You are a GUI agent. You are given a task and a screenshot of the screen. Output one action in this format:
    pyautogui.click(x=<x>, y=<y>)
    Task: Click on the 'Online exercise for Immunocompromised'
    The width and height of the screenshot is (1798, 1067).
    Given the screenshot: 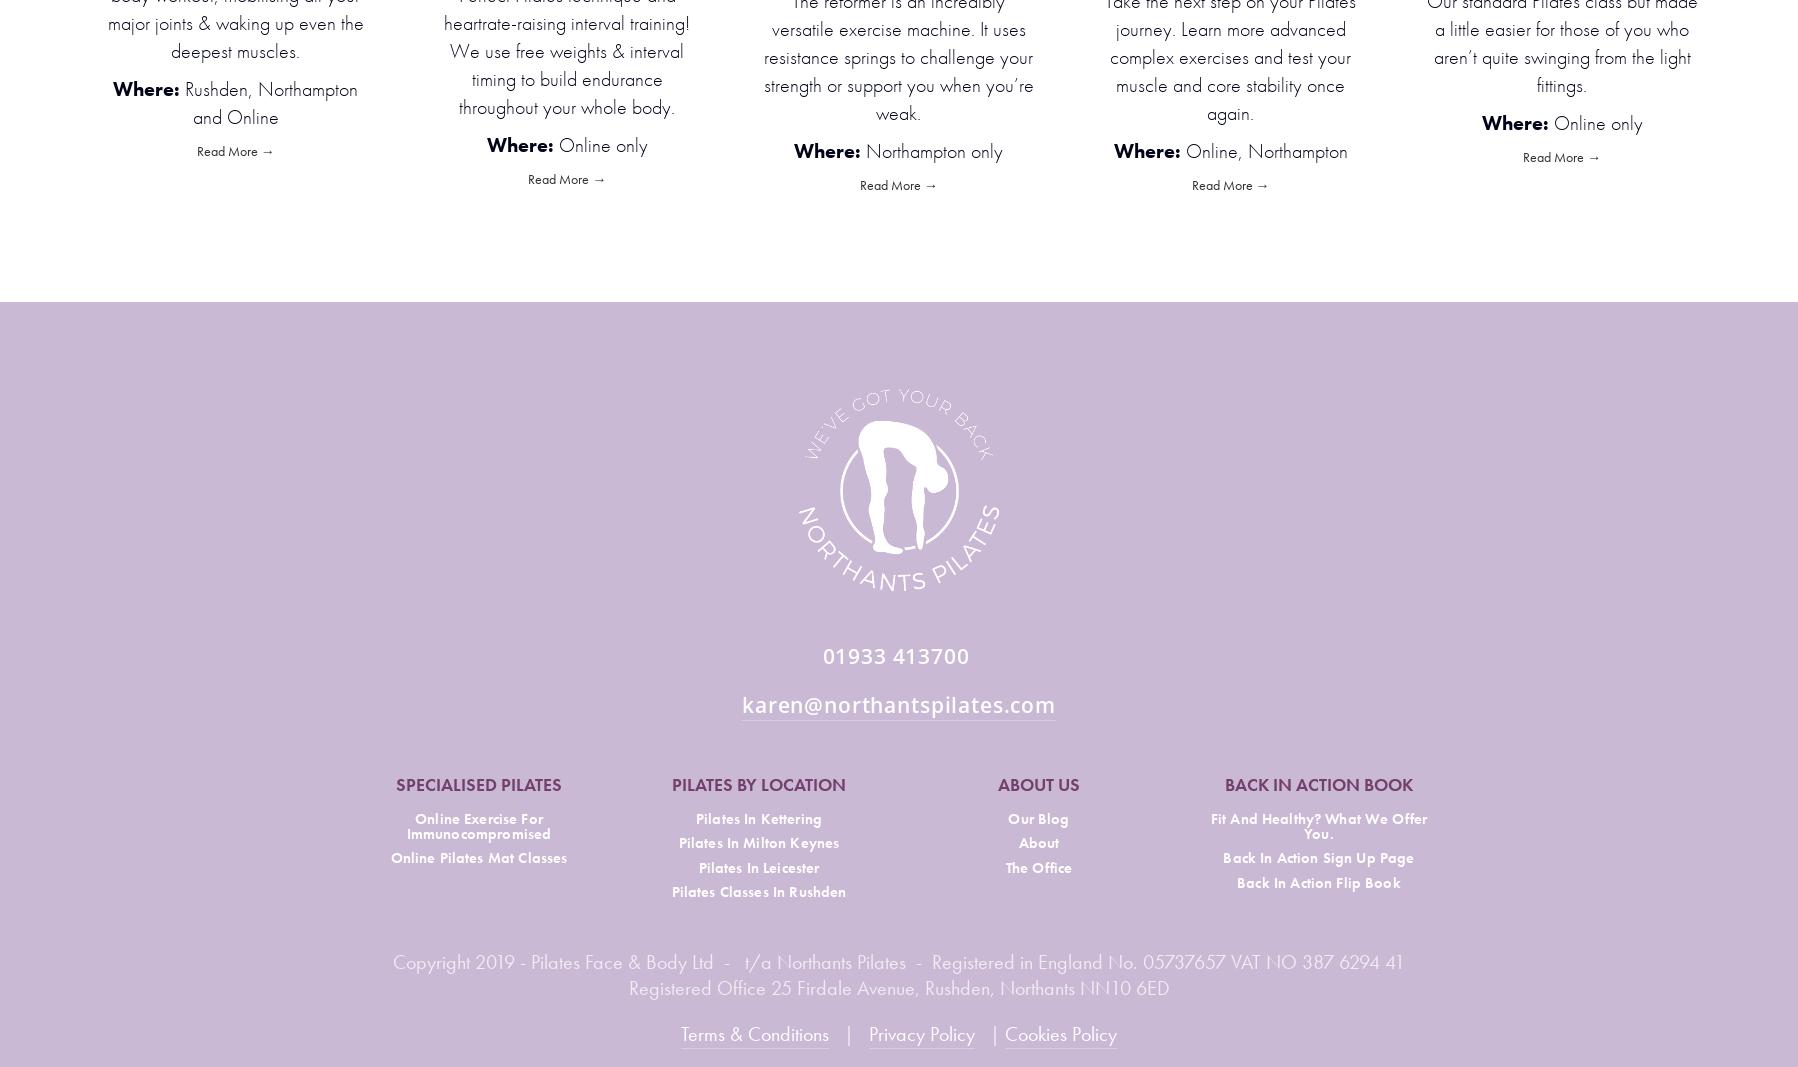 What is the action you would take?
    pyautogui.click(x=478, y=825)
    